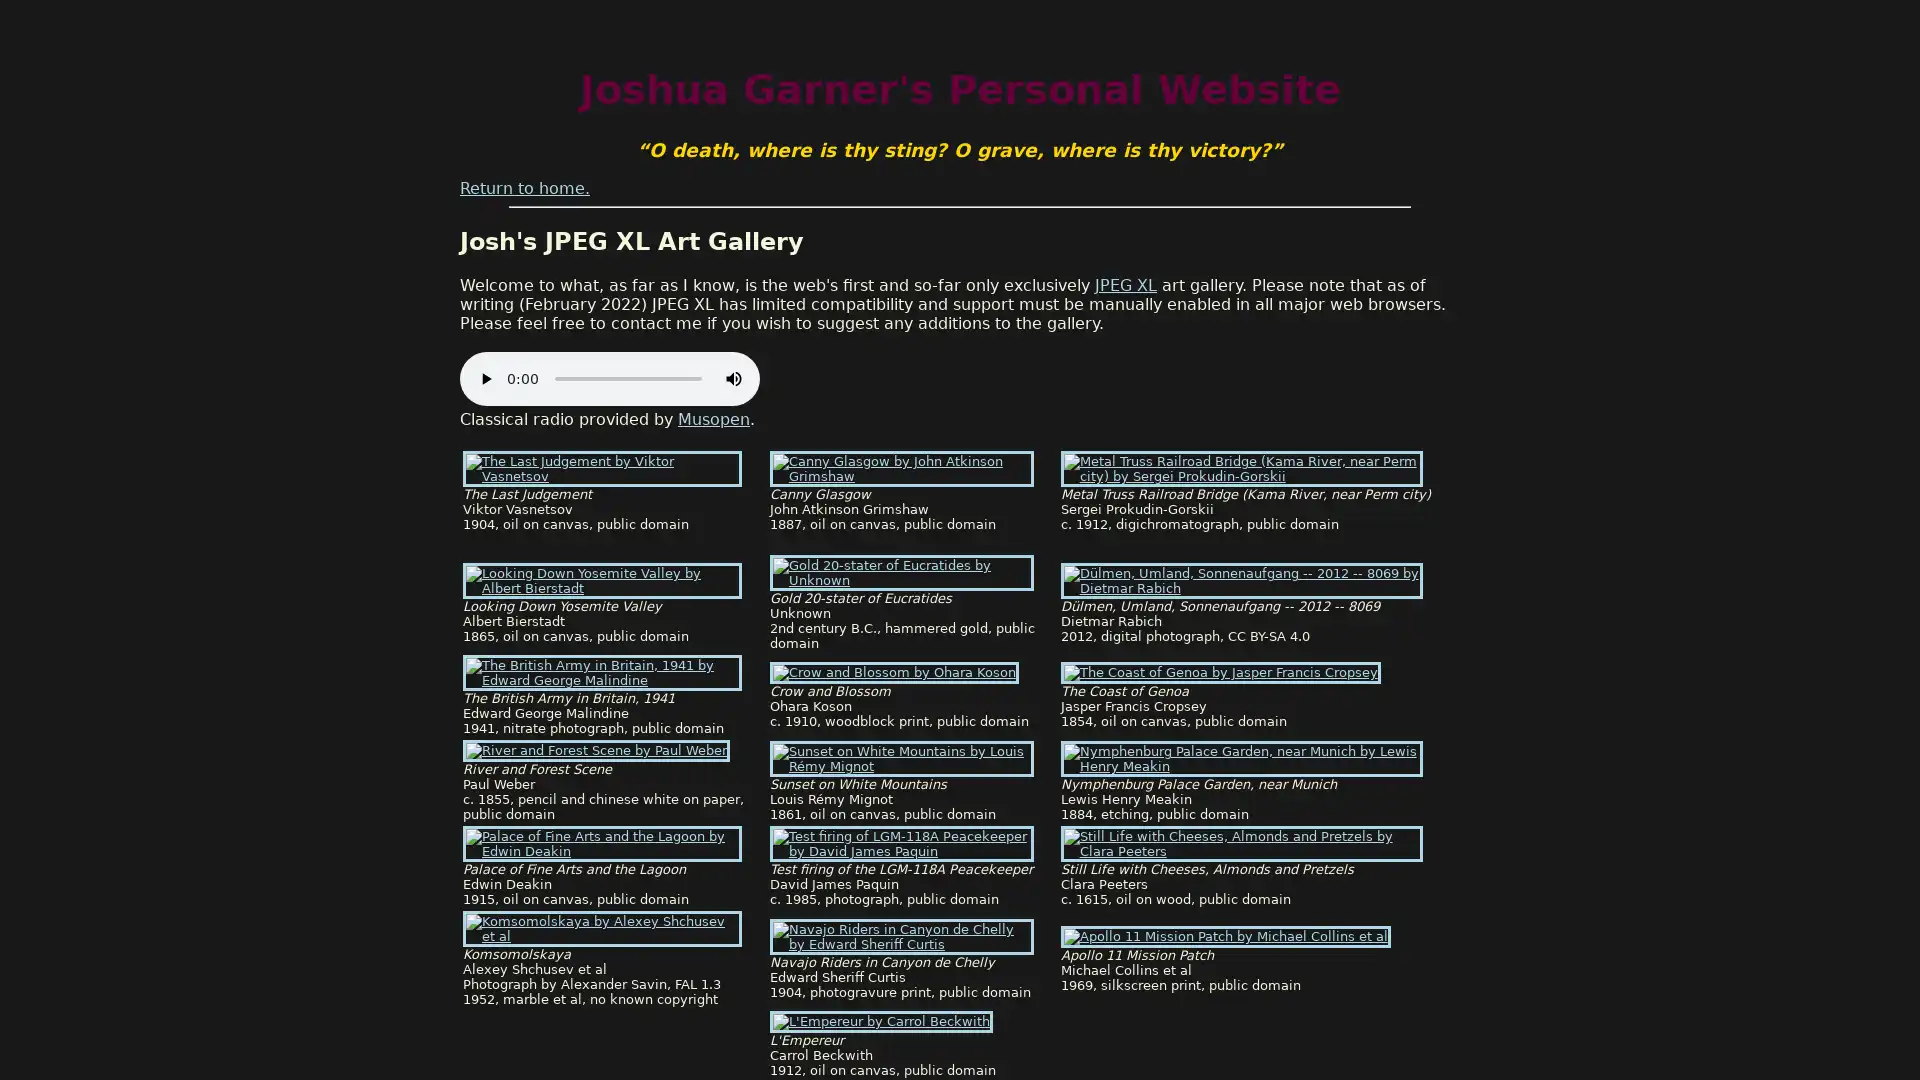 The width and height of the screenshot is (1920, 1080). What do you see at coordinates (733, 378) in the screenshot?
I see `mute` at bounding box center [733, 378].